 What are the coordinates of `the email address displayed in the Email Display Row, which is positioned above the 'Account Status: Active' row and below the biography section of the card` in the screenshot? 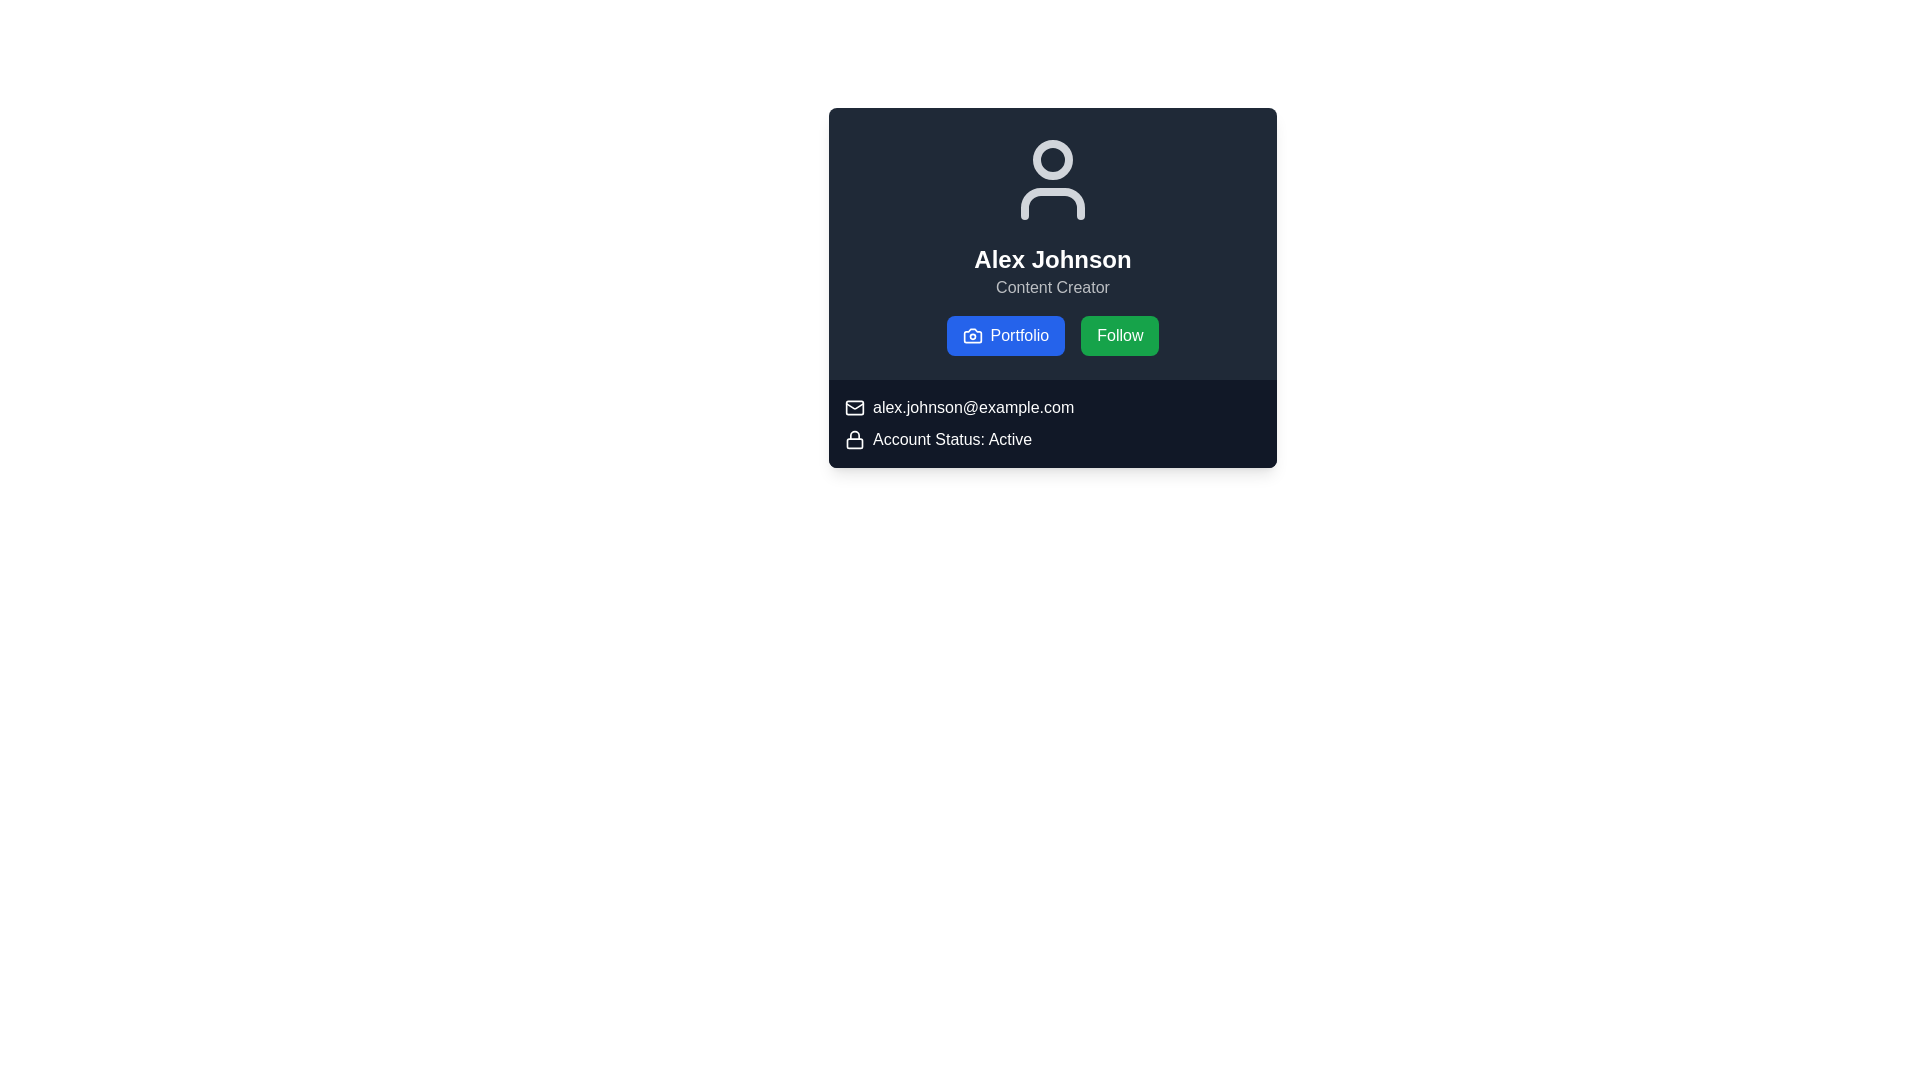 It's located at (1051, 407).